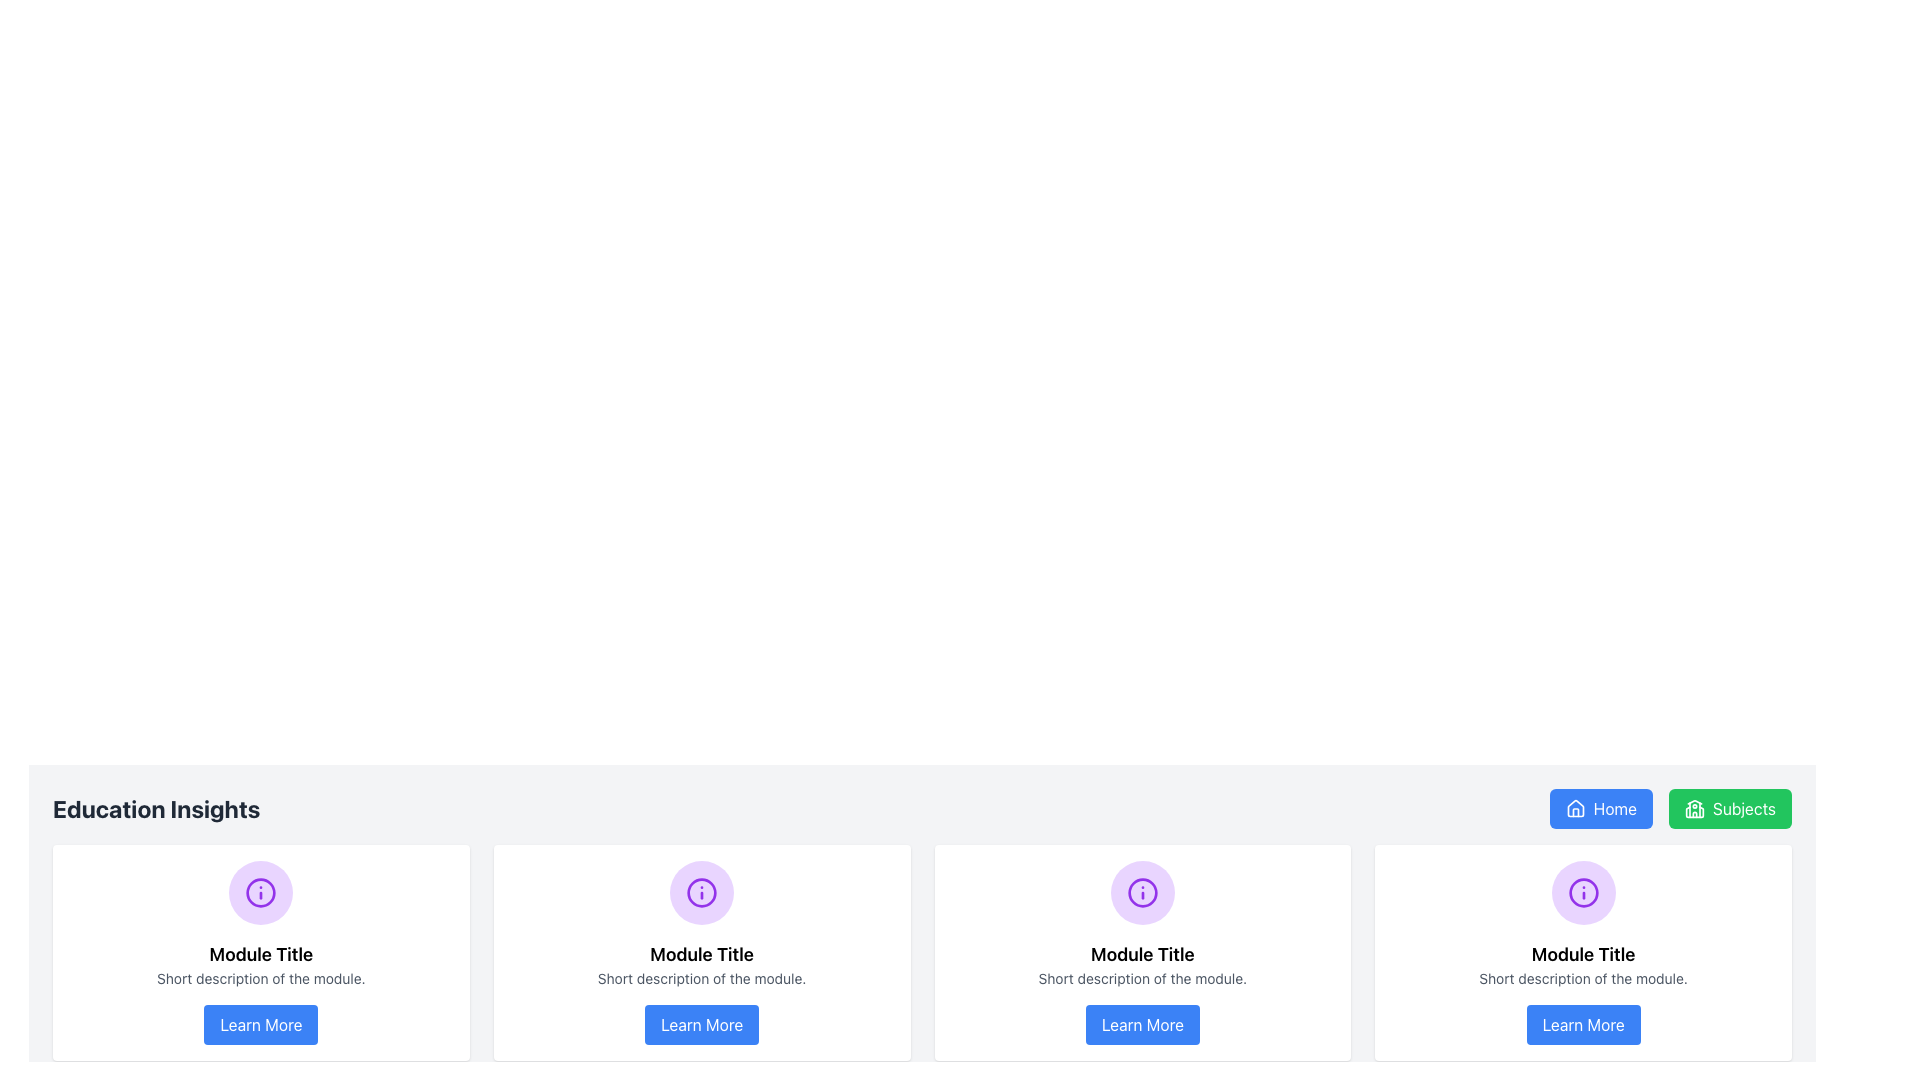 The height and width of the screenshot is (1080, 1920). I want to click on text label that provides the title of the module located in the fourth card from the left, following the purple circular icon with an information symbol, so click(1582, 954).